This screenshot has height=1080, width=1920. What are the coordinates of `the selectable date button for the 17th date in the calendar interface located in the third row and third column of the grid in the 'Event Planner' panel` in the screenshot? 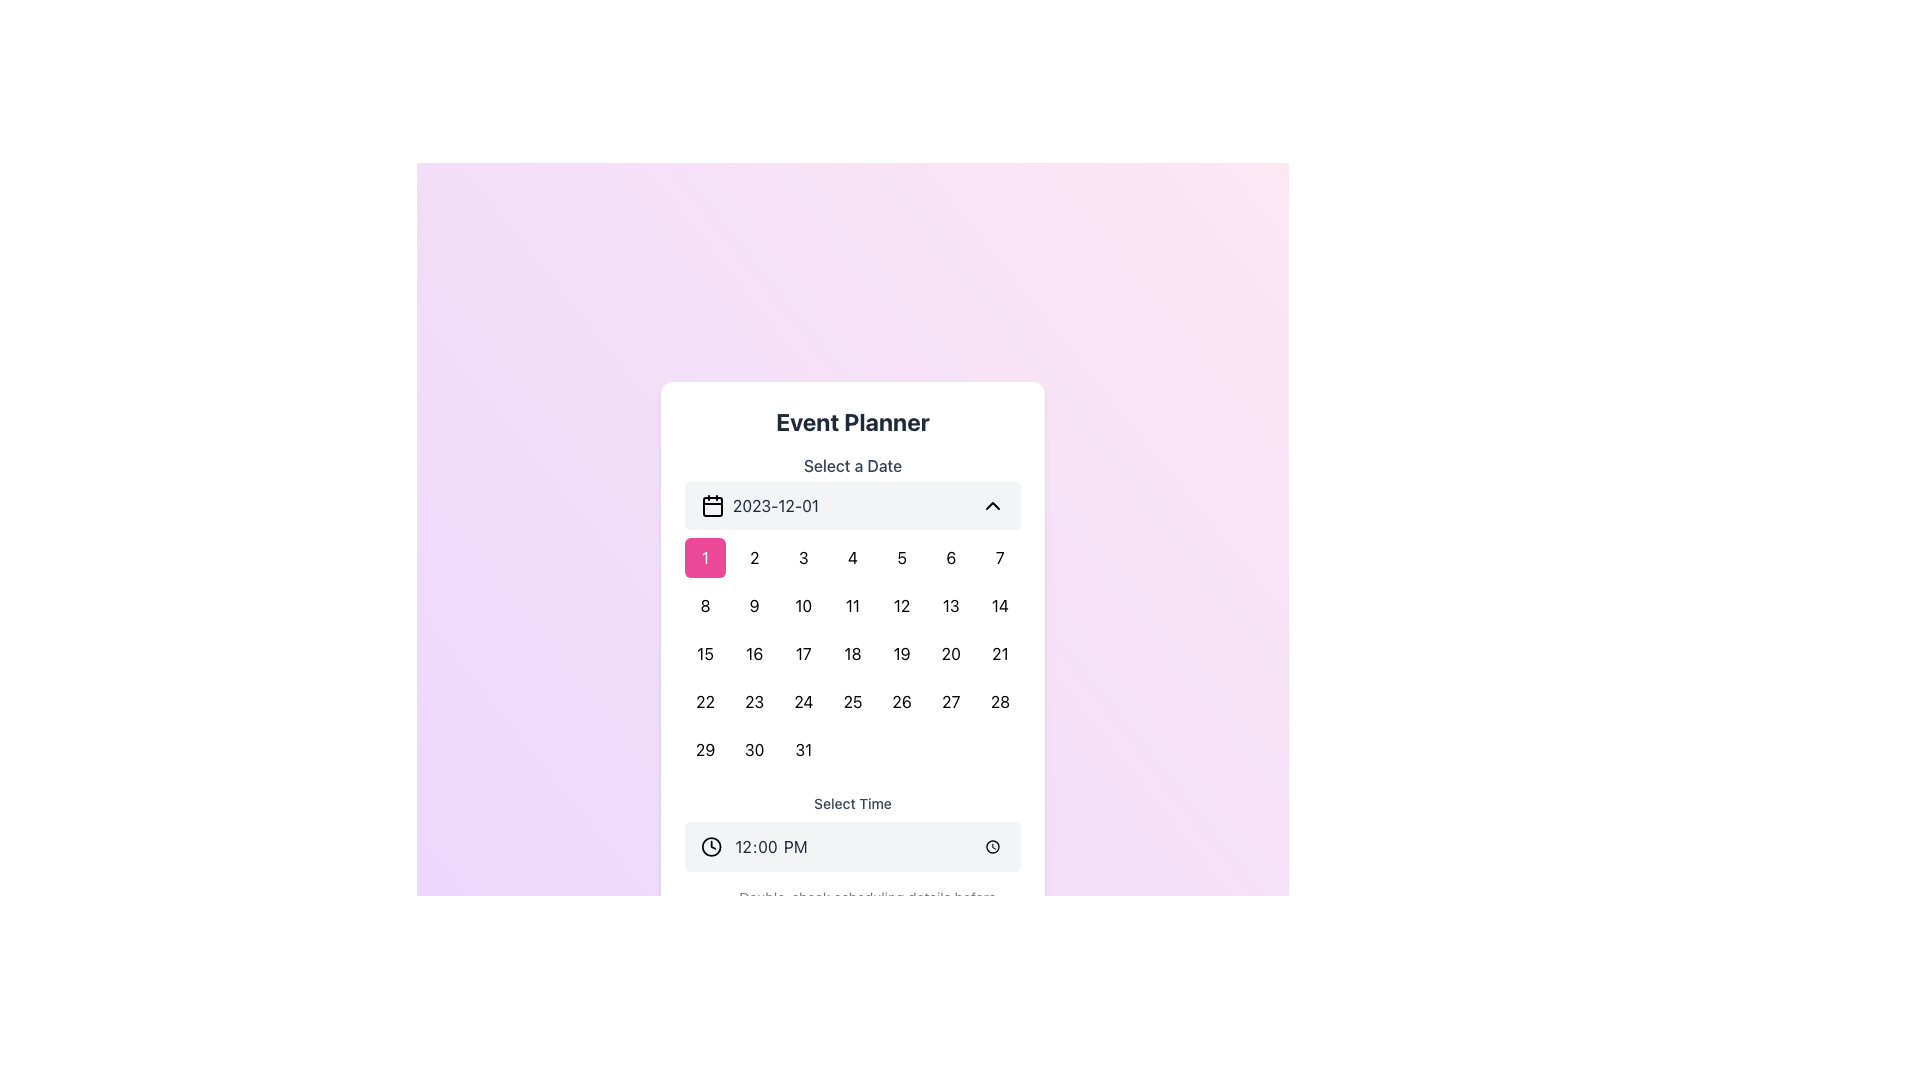 It's located at (803, 654).